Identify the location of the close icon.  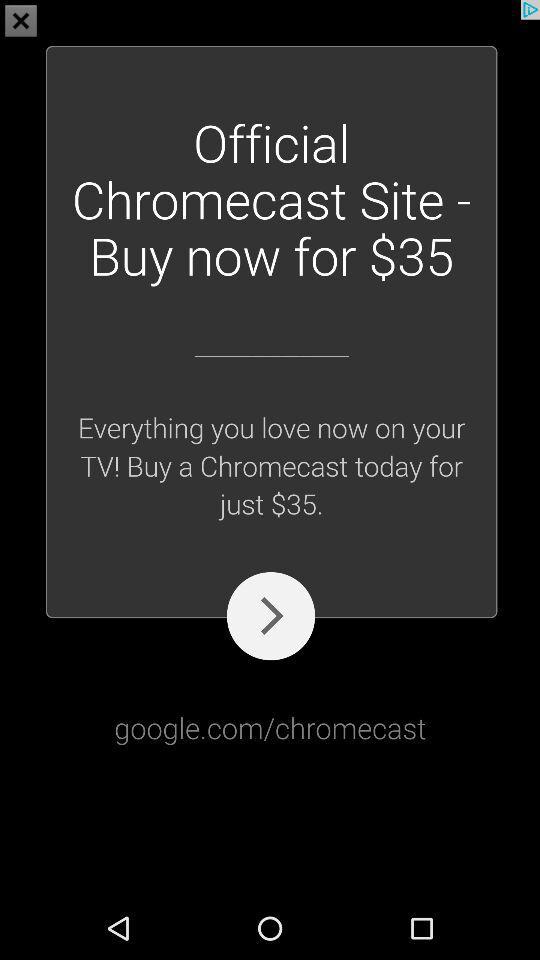
(20, 21).